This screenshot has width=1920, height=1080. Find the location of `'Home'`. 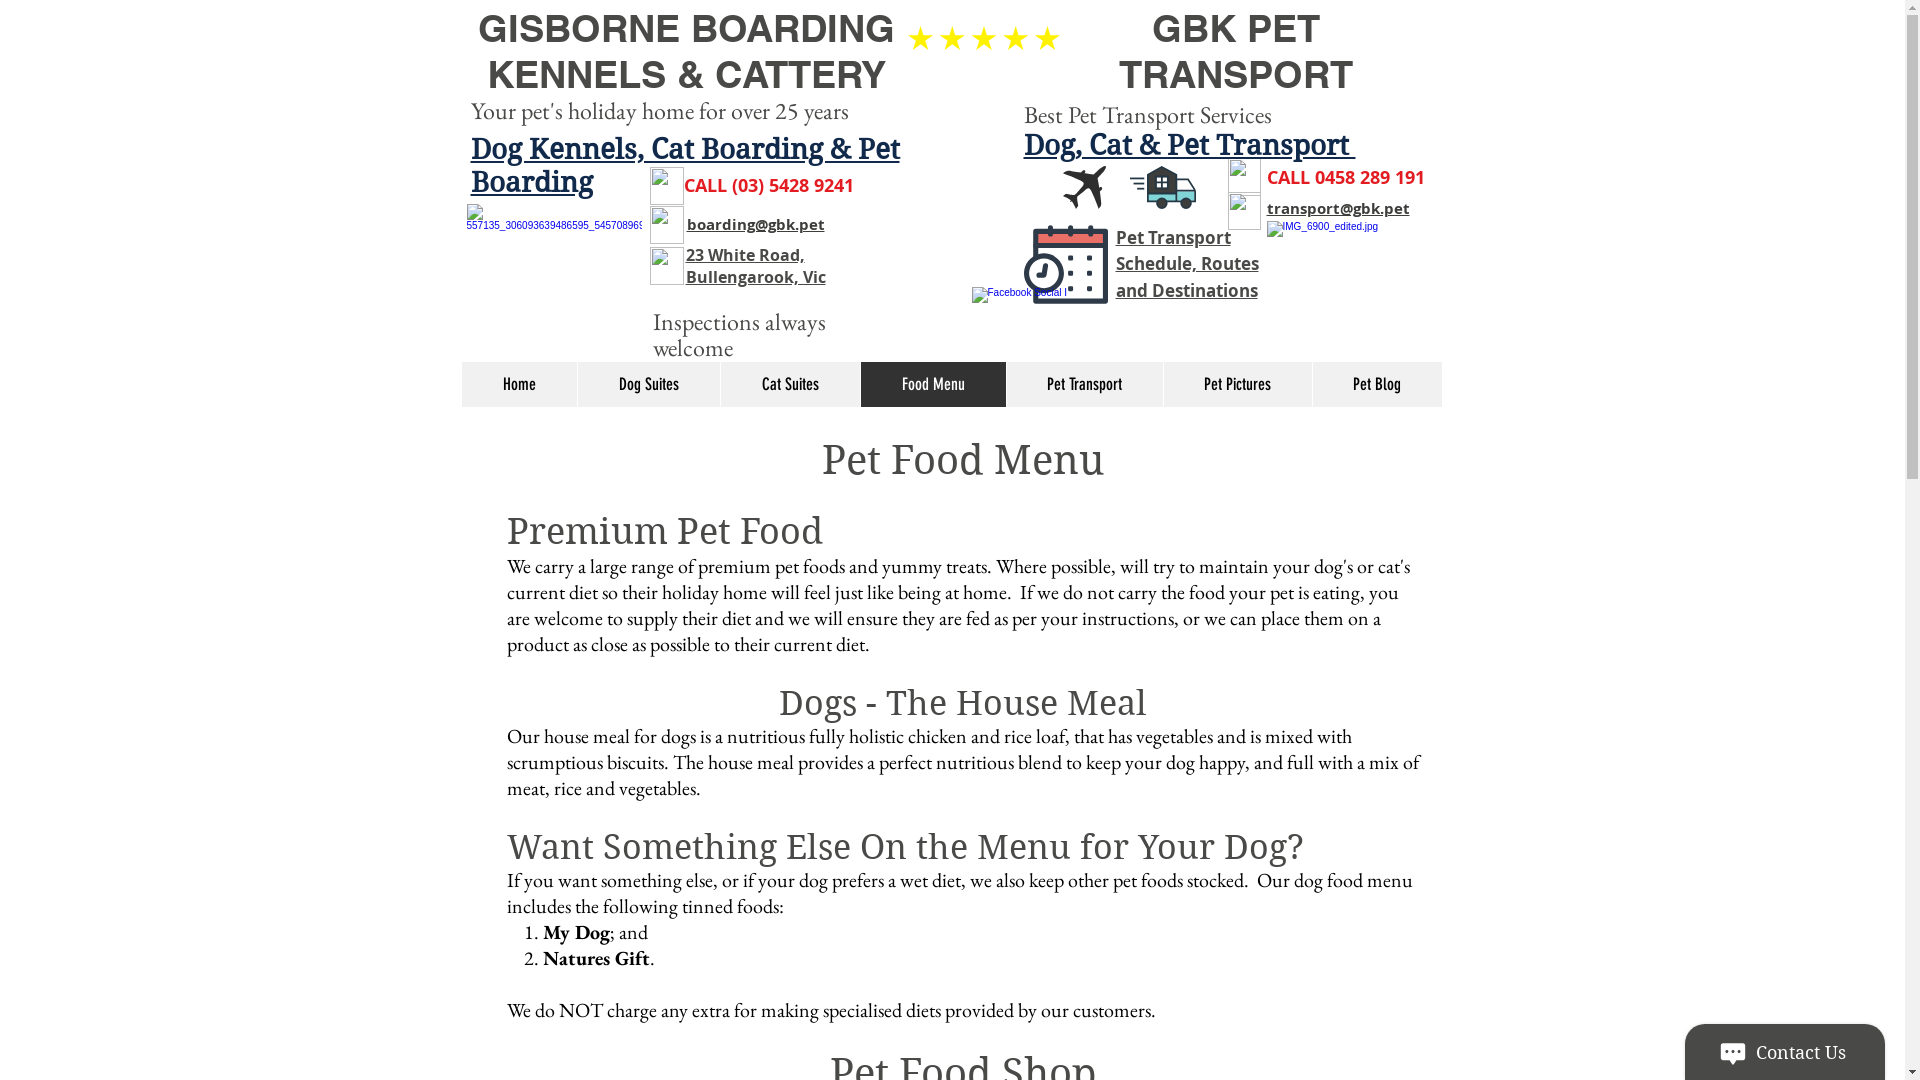

'Home' is located at coordinates (519, 384).